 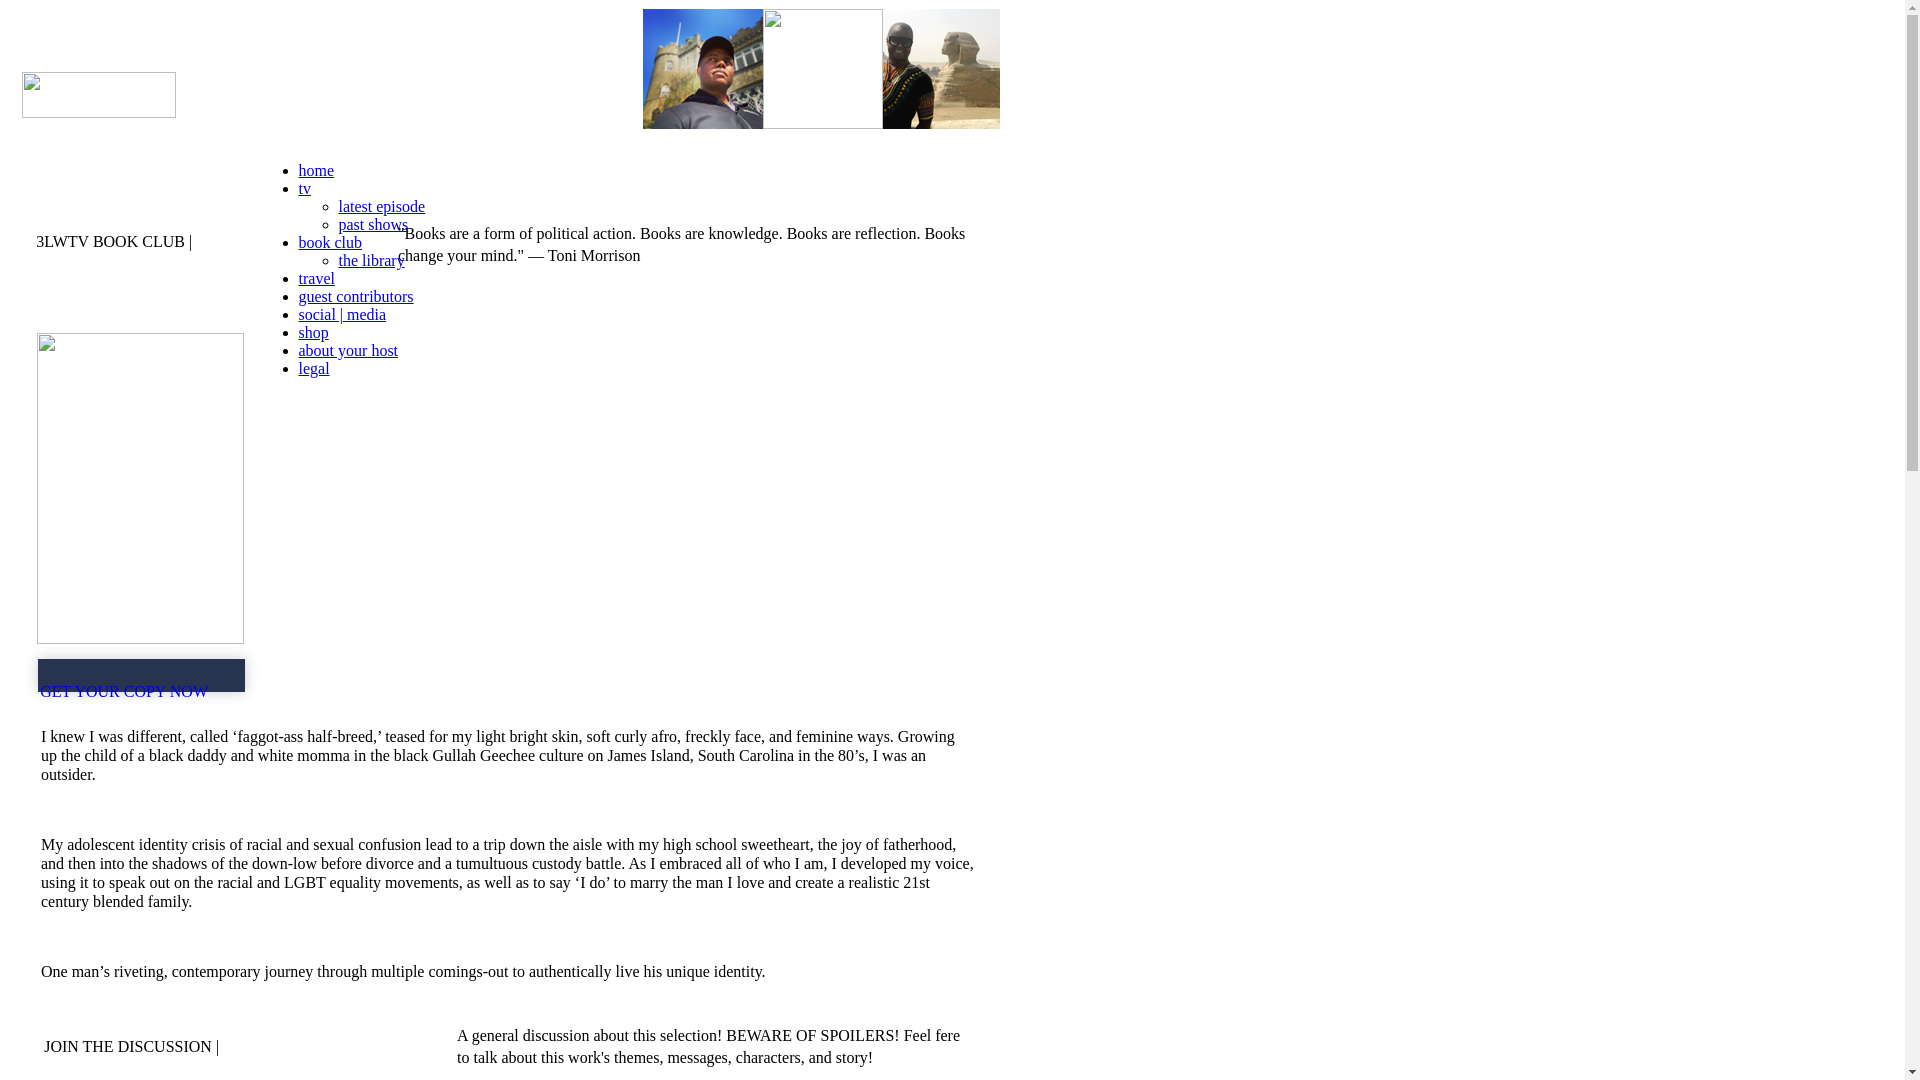 What do you see at coordinates (341, 314) in the screenshot?
I see `'social | media'` at bounding box center [341, 314].